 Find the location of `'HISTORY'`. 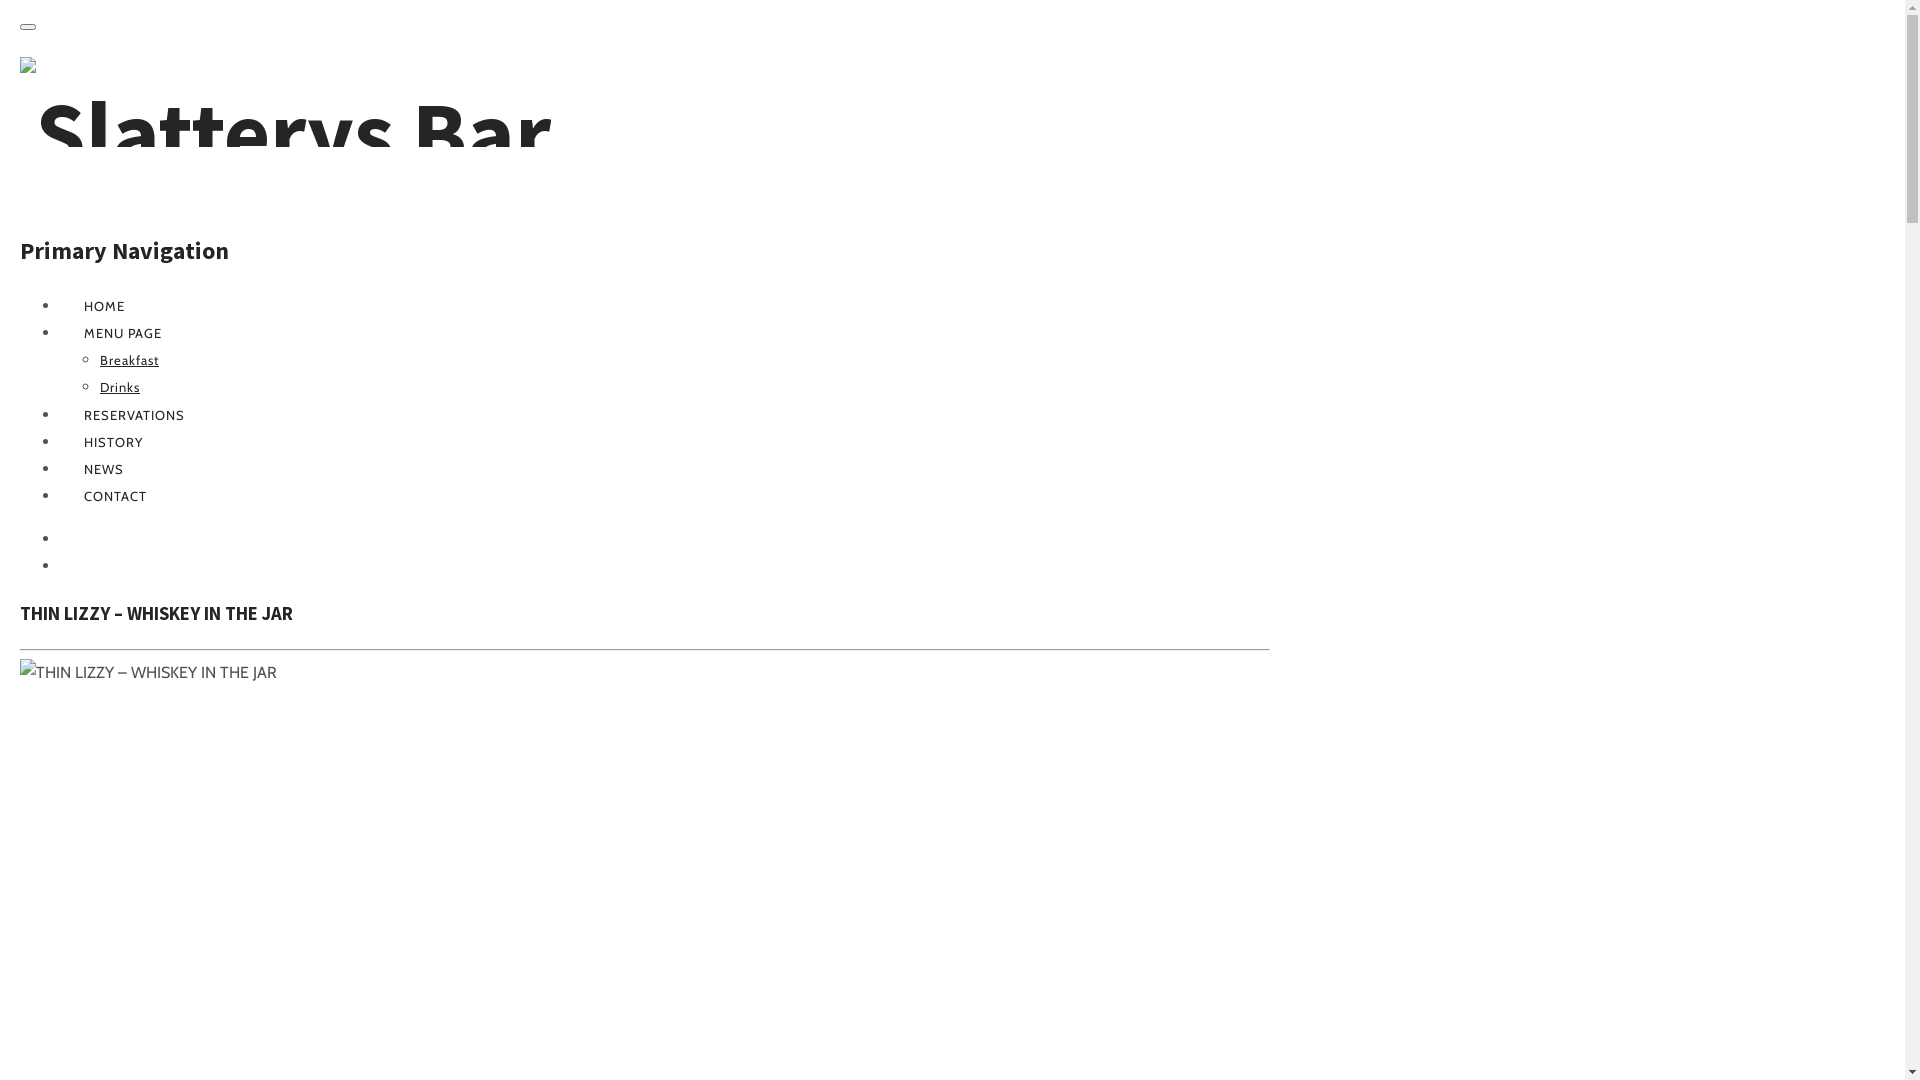

'HISTORY' is located at coordinates (112, 441).